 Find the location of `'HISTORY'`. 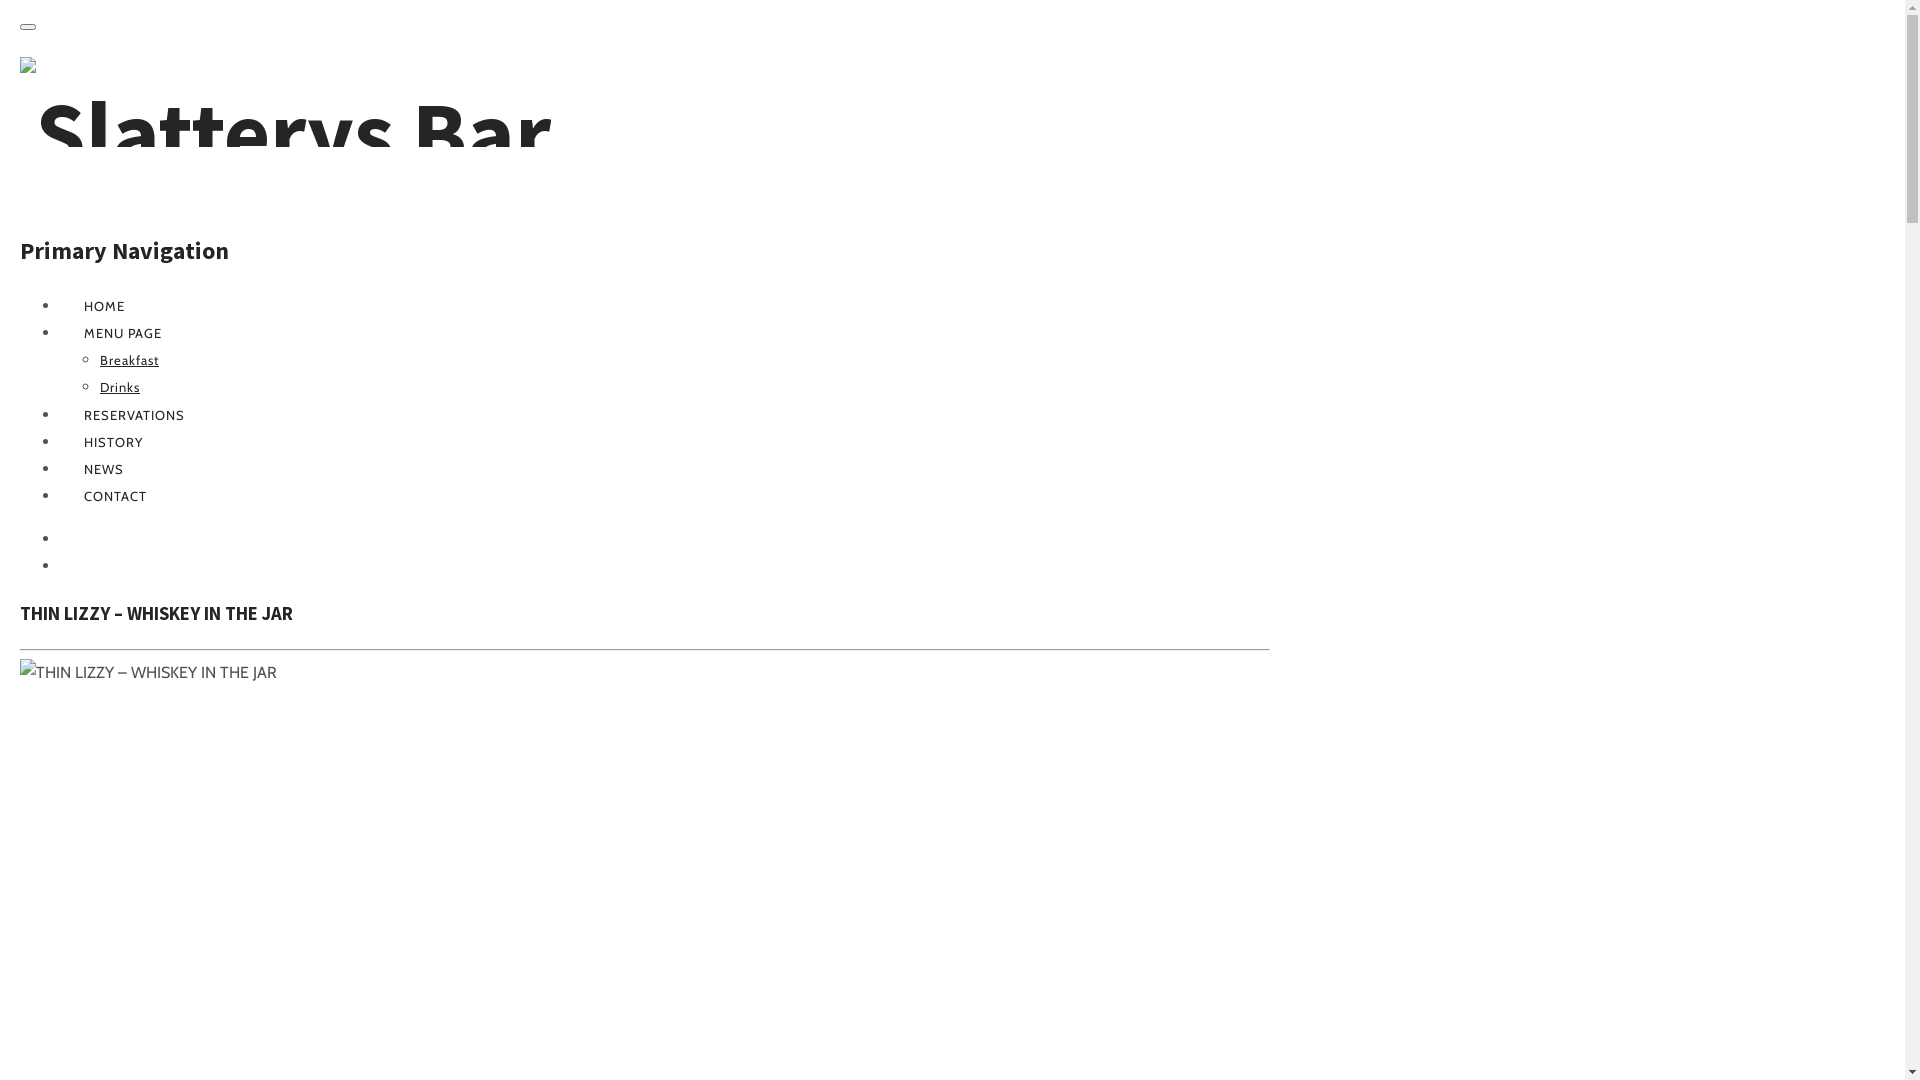

'HISTORY' is located at coordinates (112, 441).